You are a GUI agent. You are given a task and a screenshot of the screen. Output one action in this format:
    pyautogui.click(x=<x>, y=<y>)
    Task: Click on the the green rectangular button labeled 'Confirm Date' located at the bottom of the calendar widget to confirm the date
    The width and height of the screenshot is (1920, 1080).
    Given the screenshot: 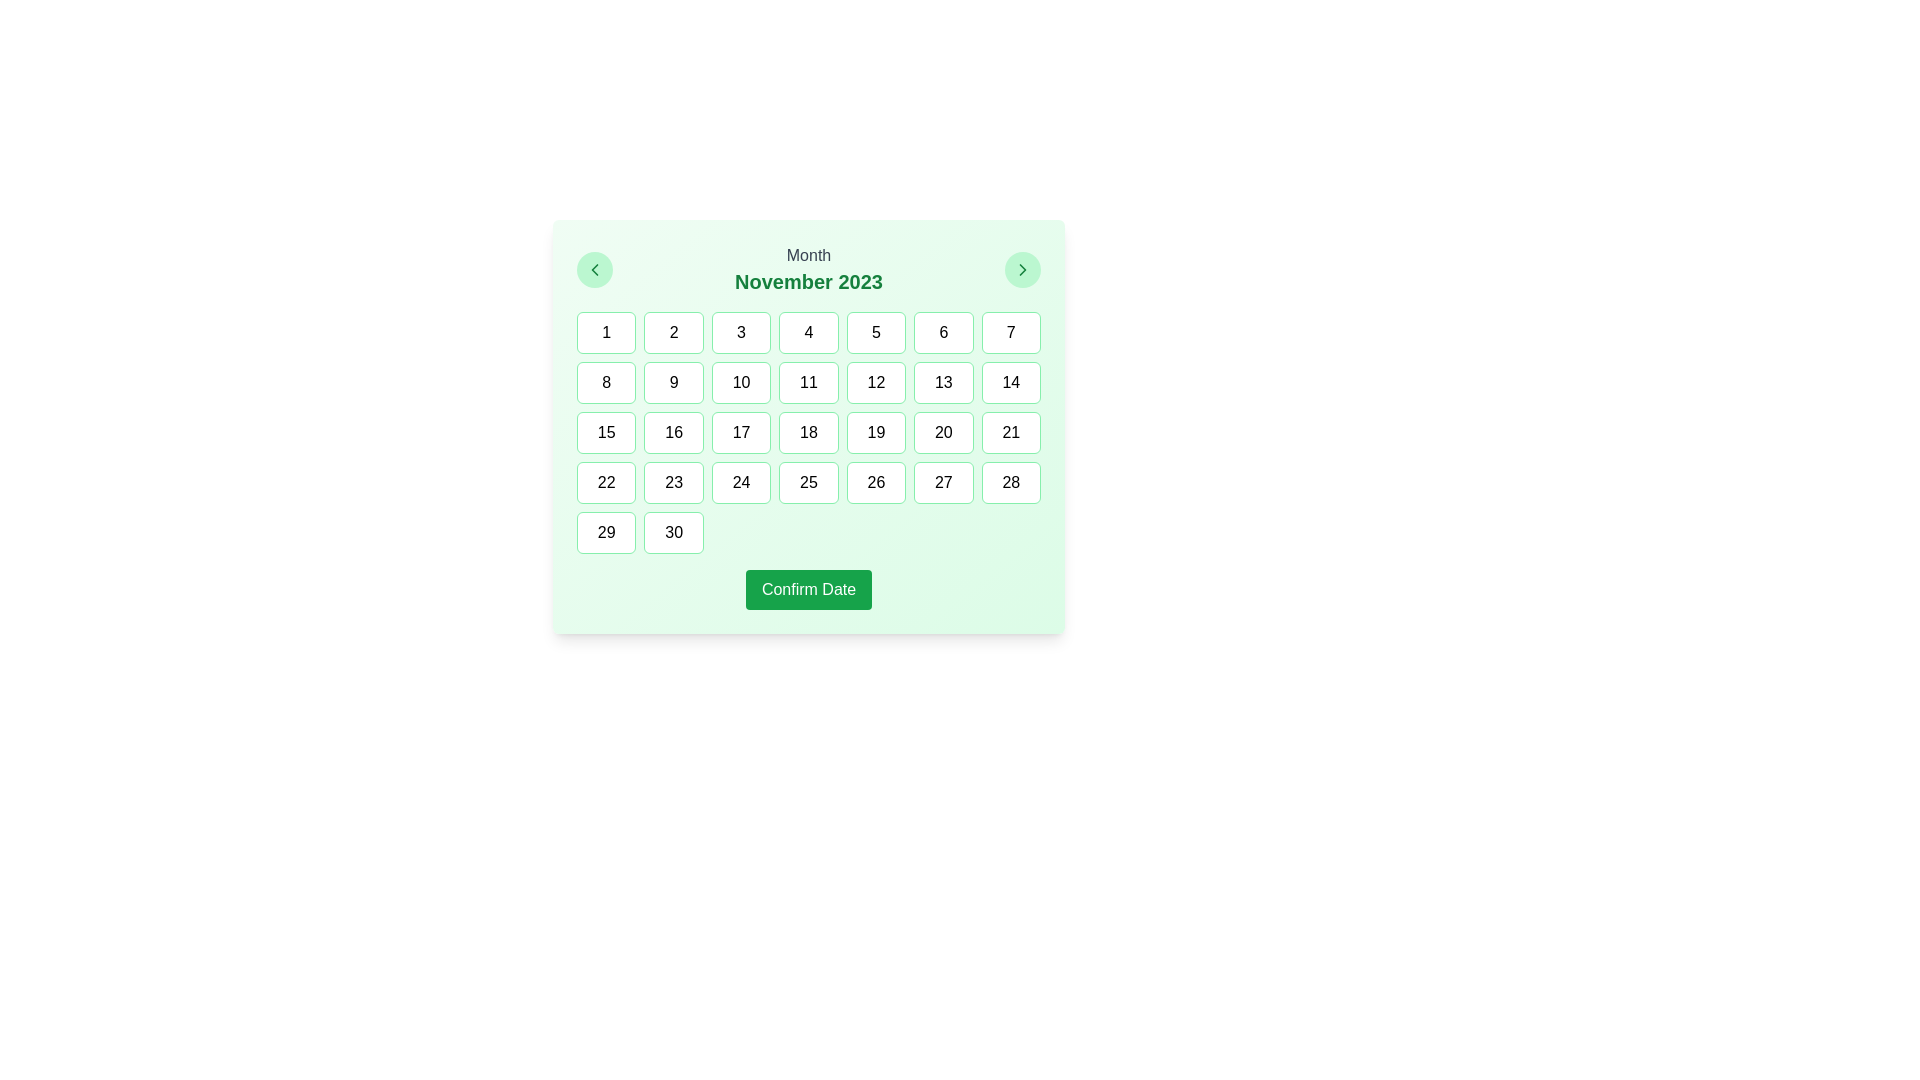 What is the action you would take?
    pyautogui.click(x=809, y=589)
    